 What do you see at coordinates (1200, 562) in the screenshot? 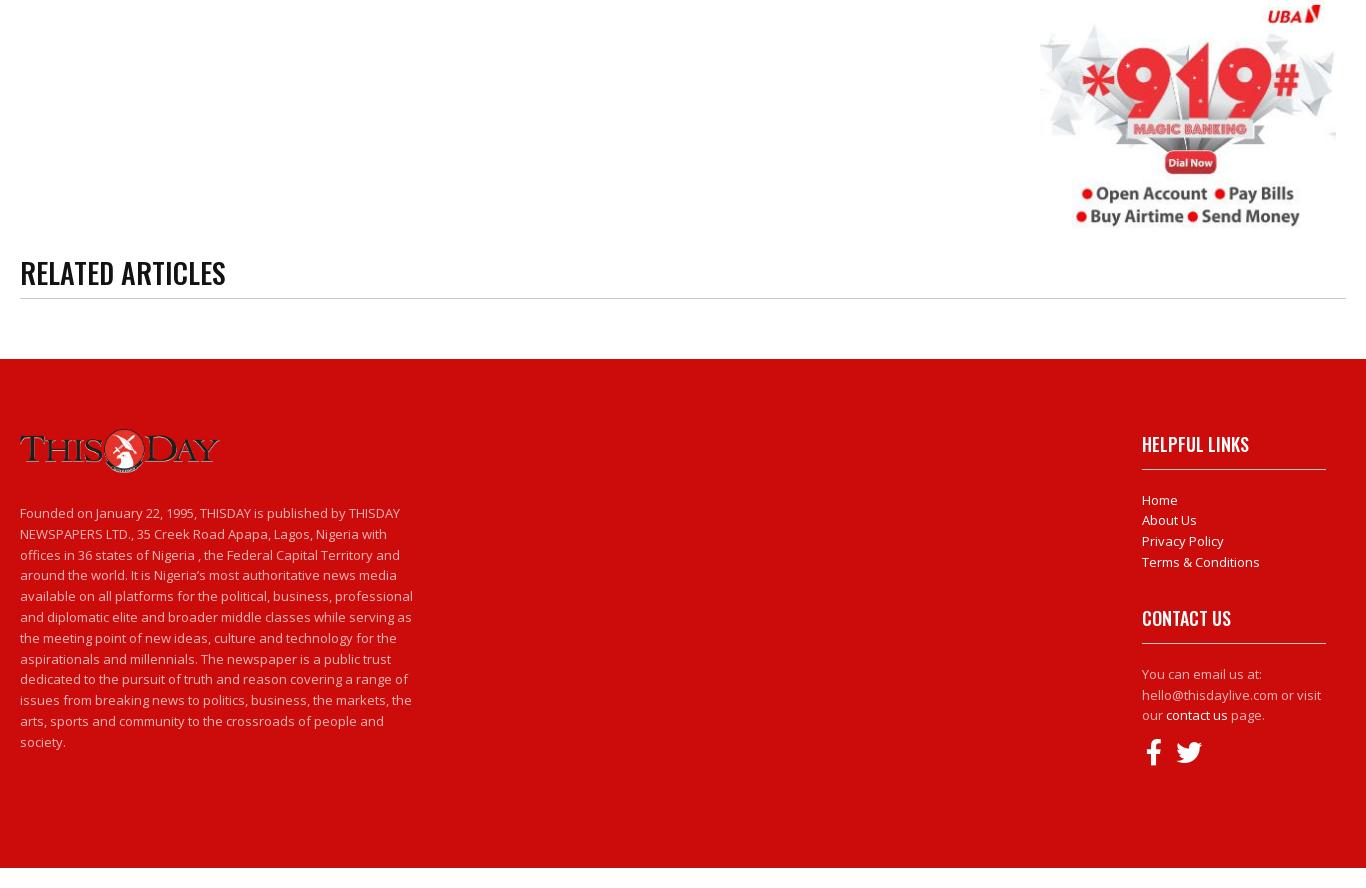
I see `'Terms & Conditions'` at bounding box center [1200, 562].